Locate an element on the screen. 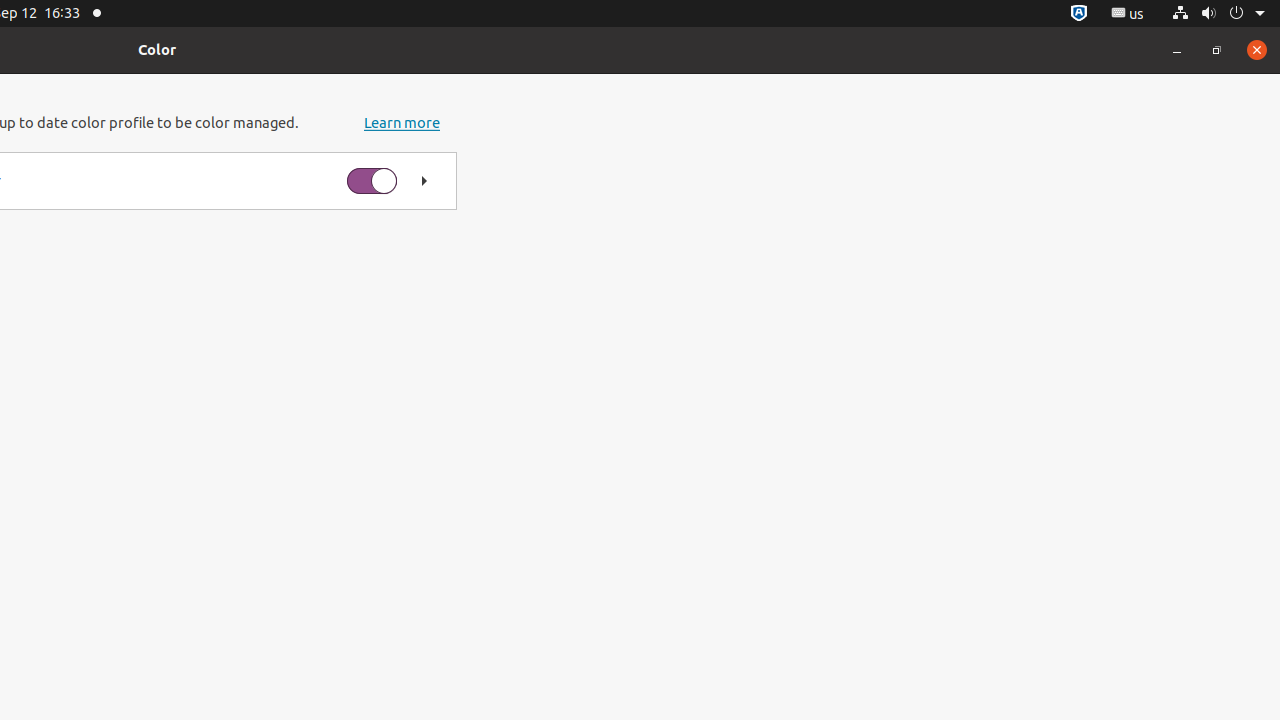 Image resolution: width=1280 pixels, height=720 pixels. 'Learn more' is located at coordinates (401, 122).